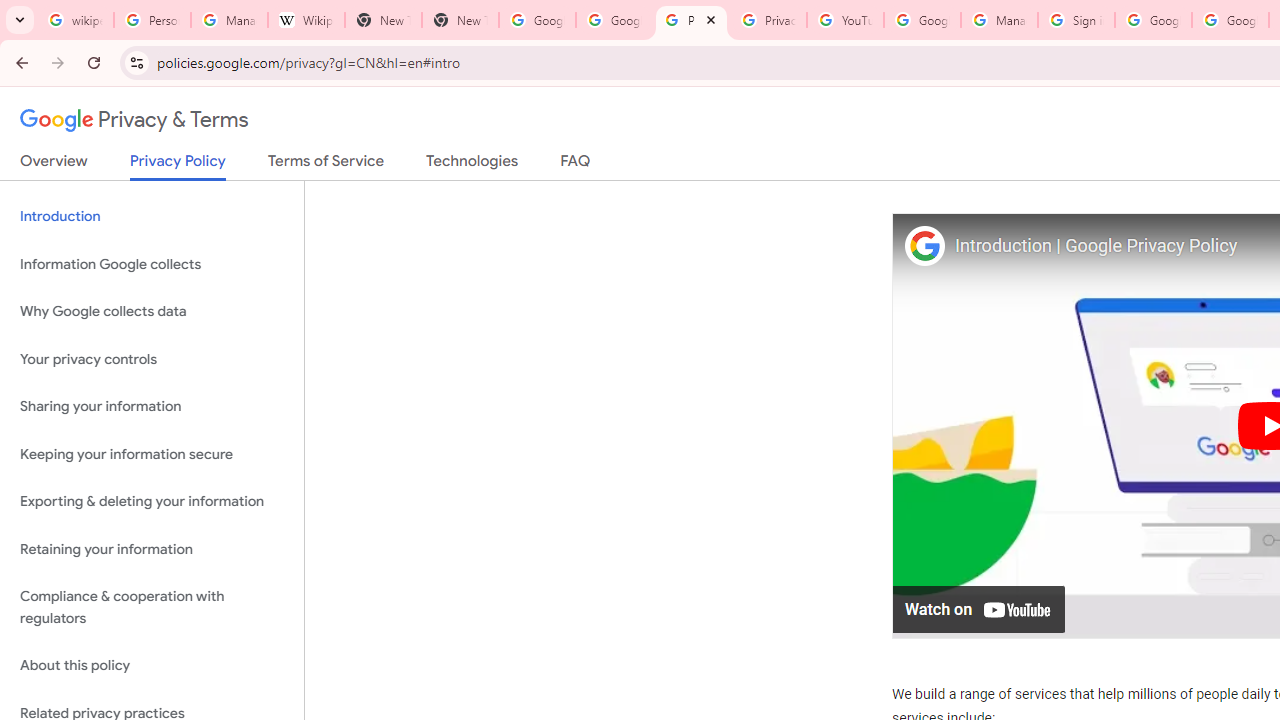 Image resolution: width=1280 pixels, height=720 pixels. Describe the element at coordinates (151, 312) in the screenshot. I see `'Why Google collects data'` at that location.